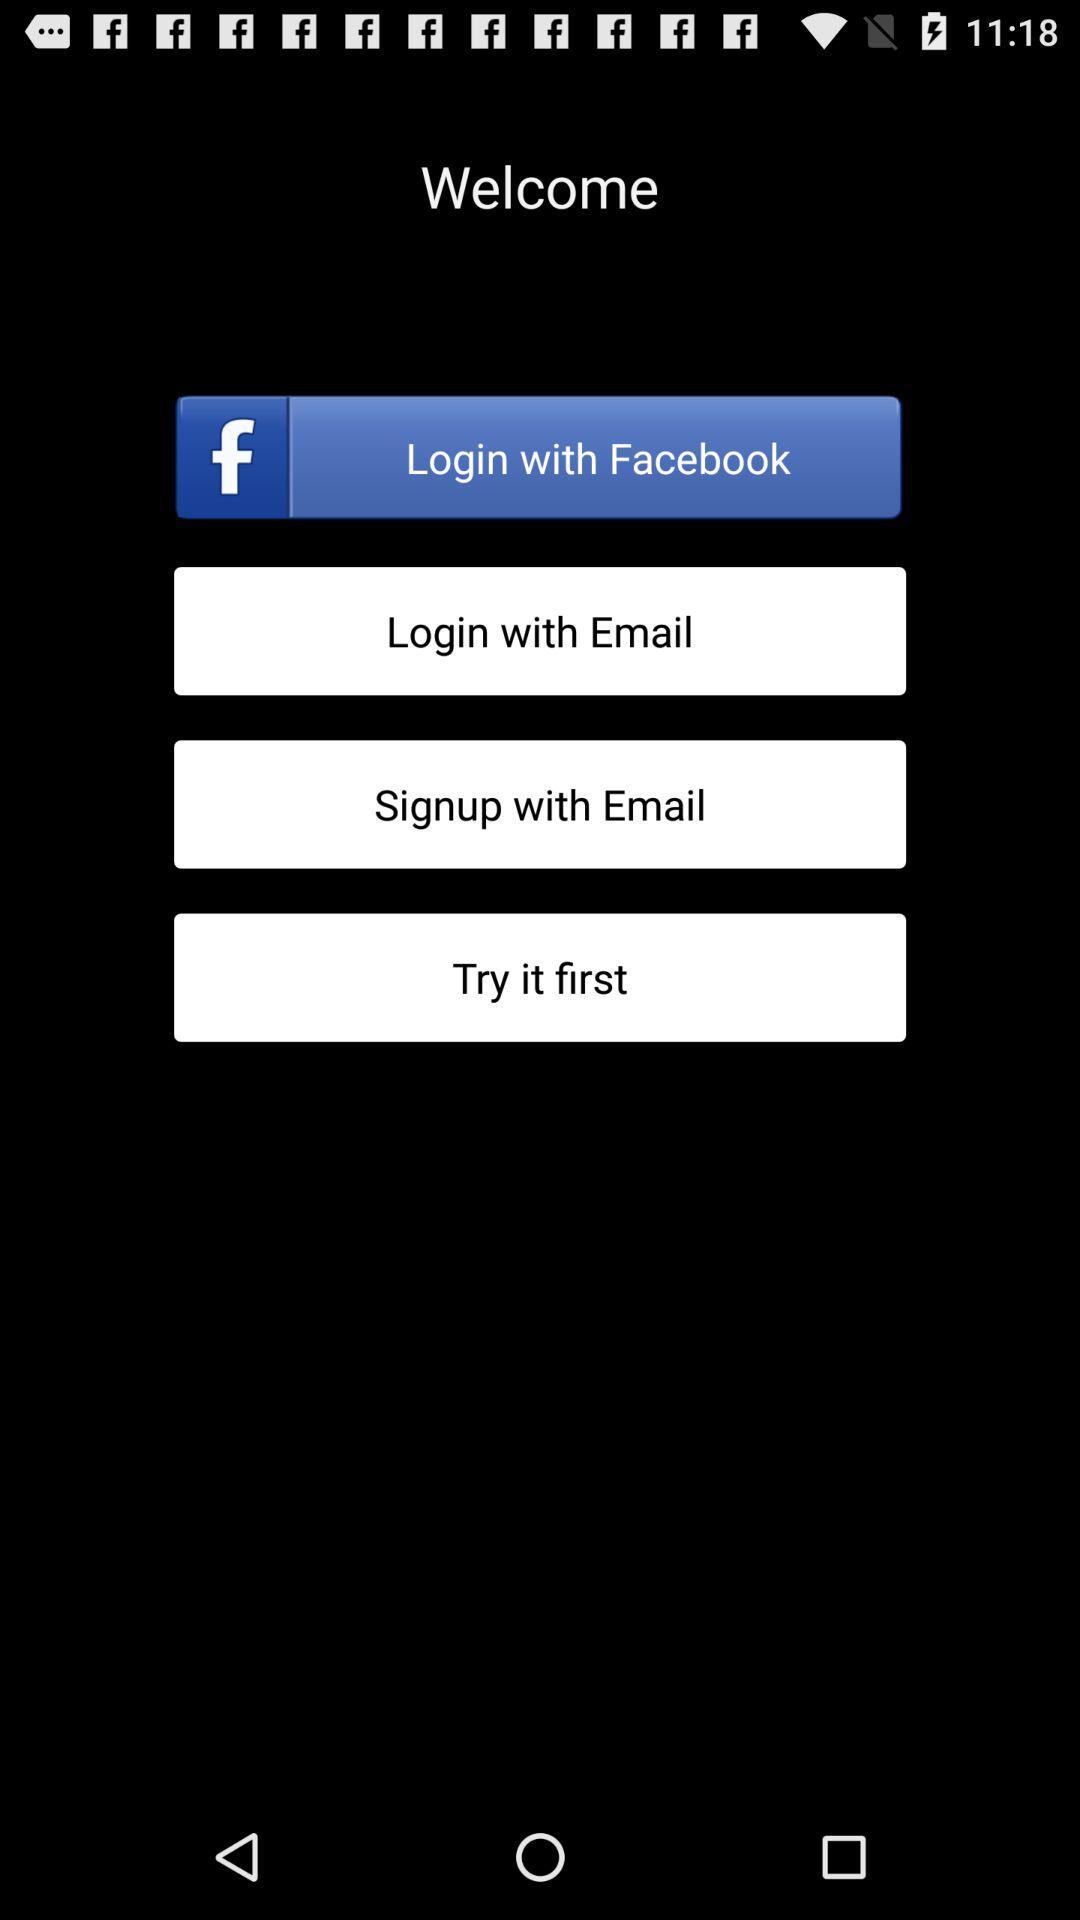  I want to click on login with facebook, so click(540, 456).